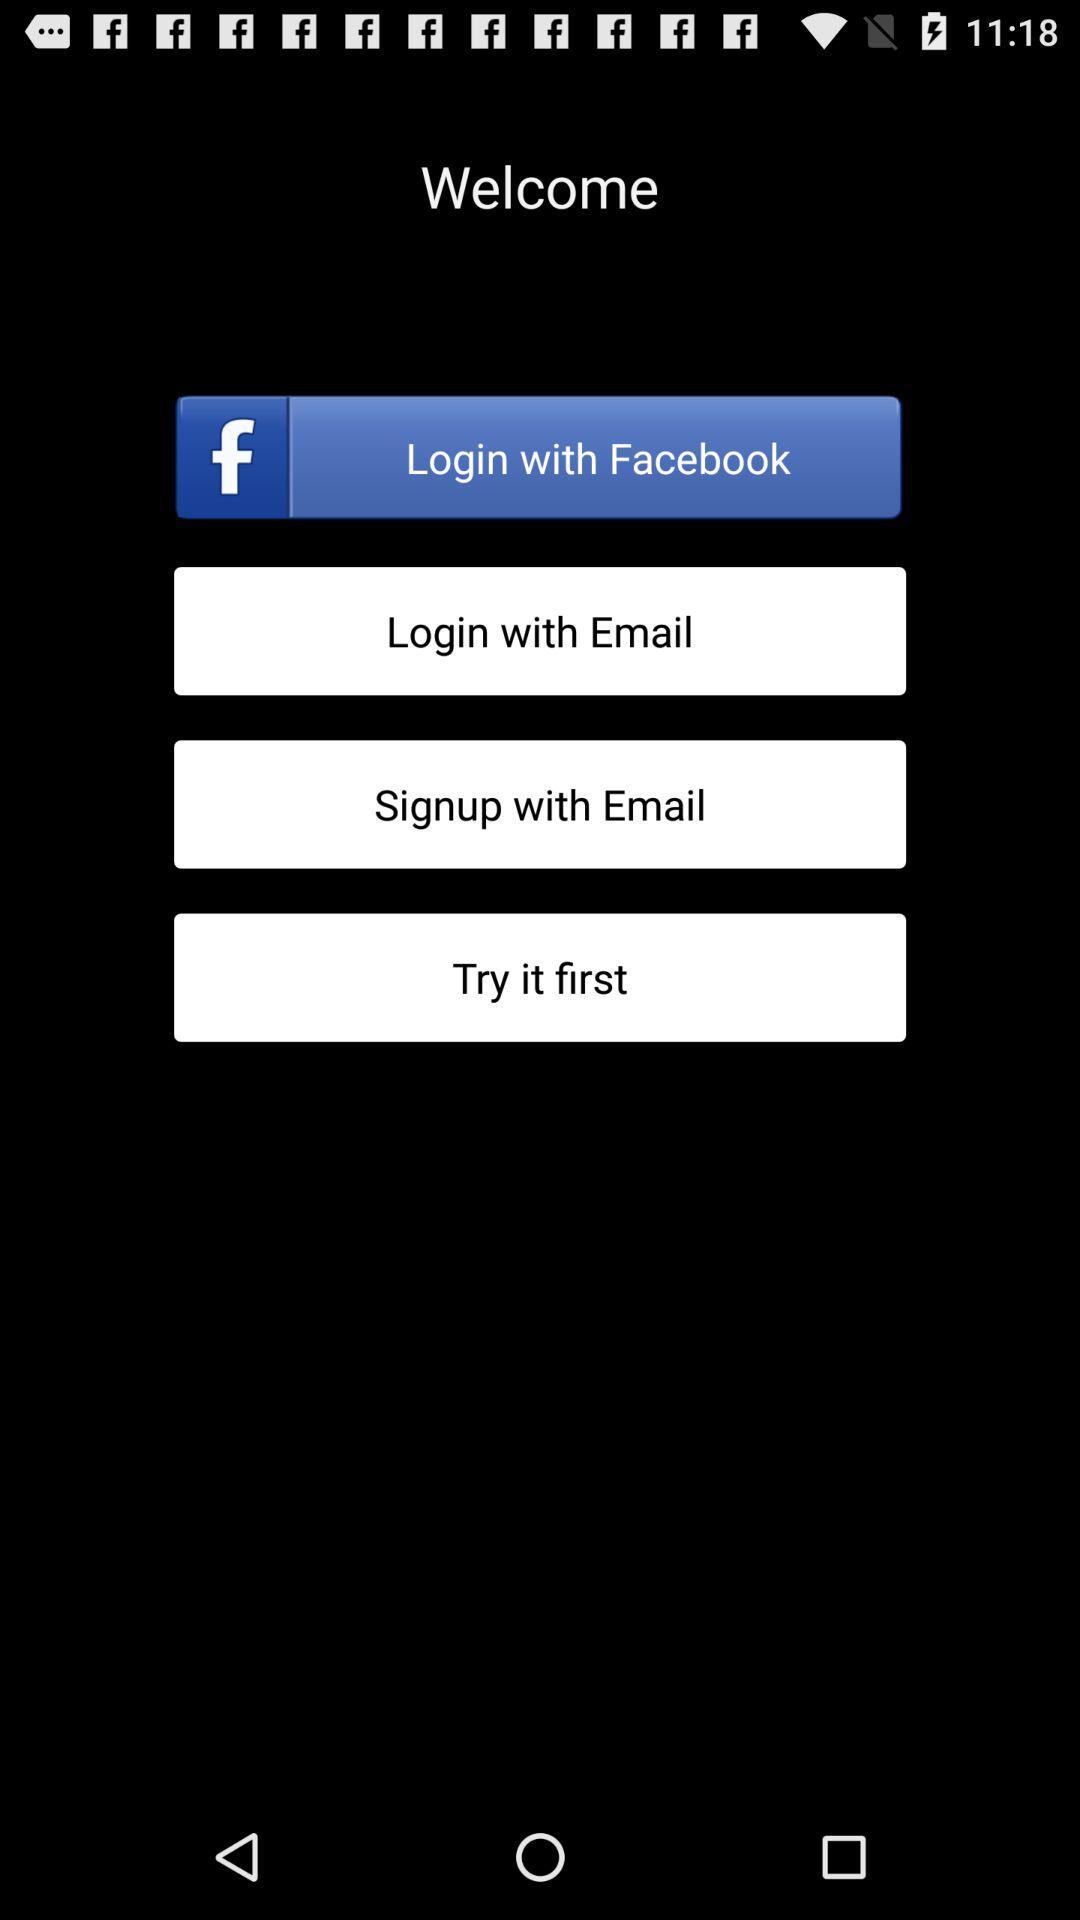  I want to click on login with facebook, so click(540, 456).